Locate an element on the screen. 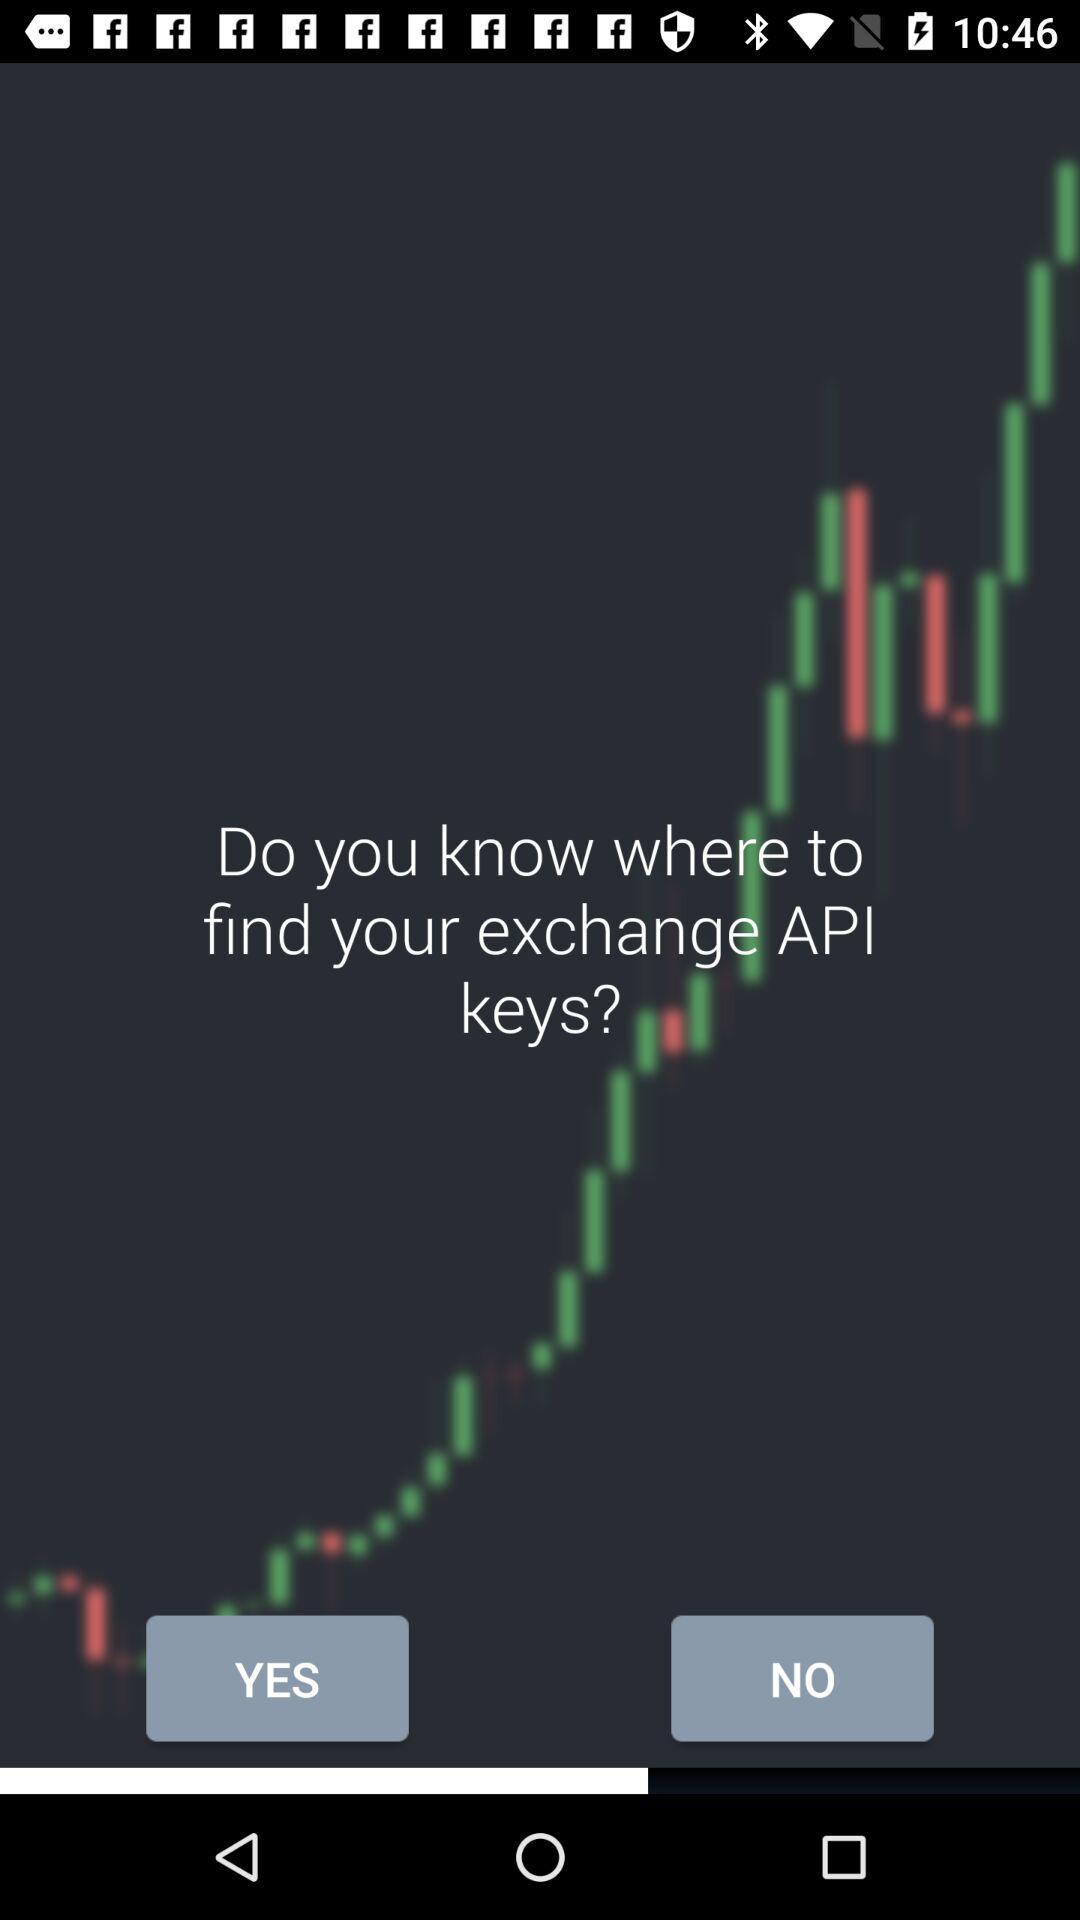 This screenshot has width=1080, height=1920. yes is located at coordinates (277, 1678).